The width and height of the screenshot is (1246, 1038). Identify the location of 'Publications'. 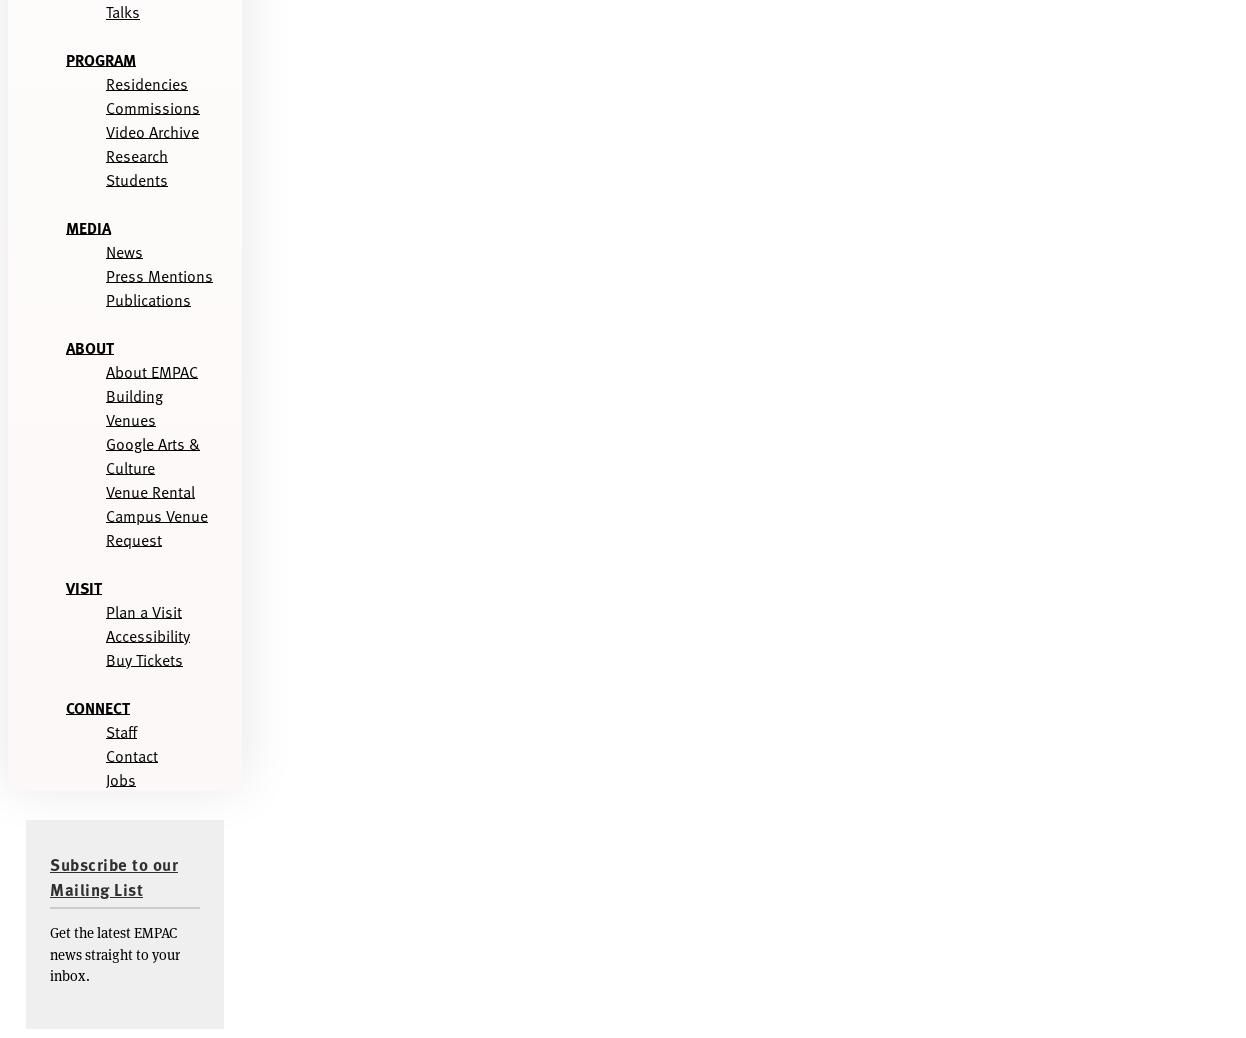
(148, 299).